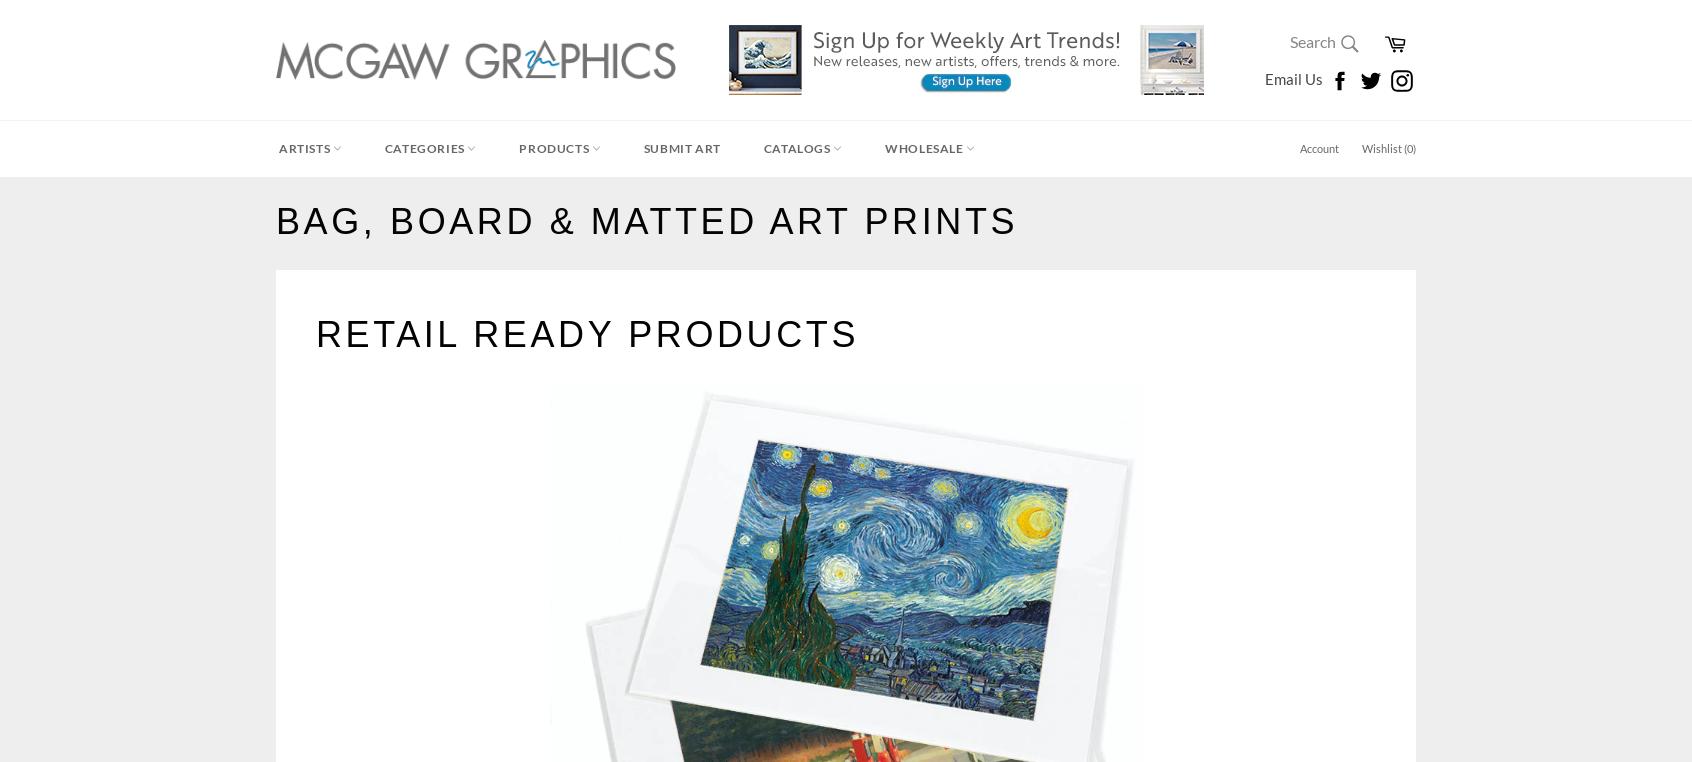 This screenshot has width=1692, height=762. What do you see at coordinates (350, 356) in the screenshot?
I see `'2023 Spring Collection'` at bounding box center [350, 356].